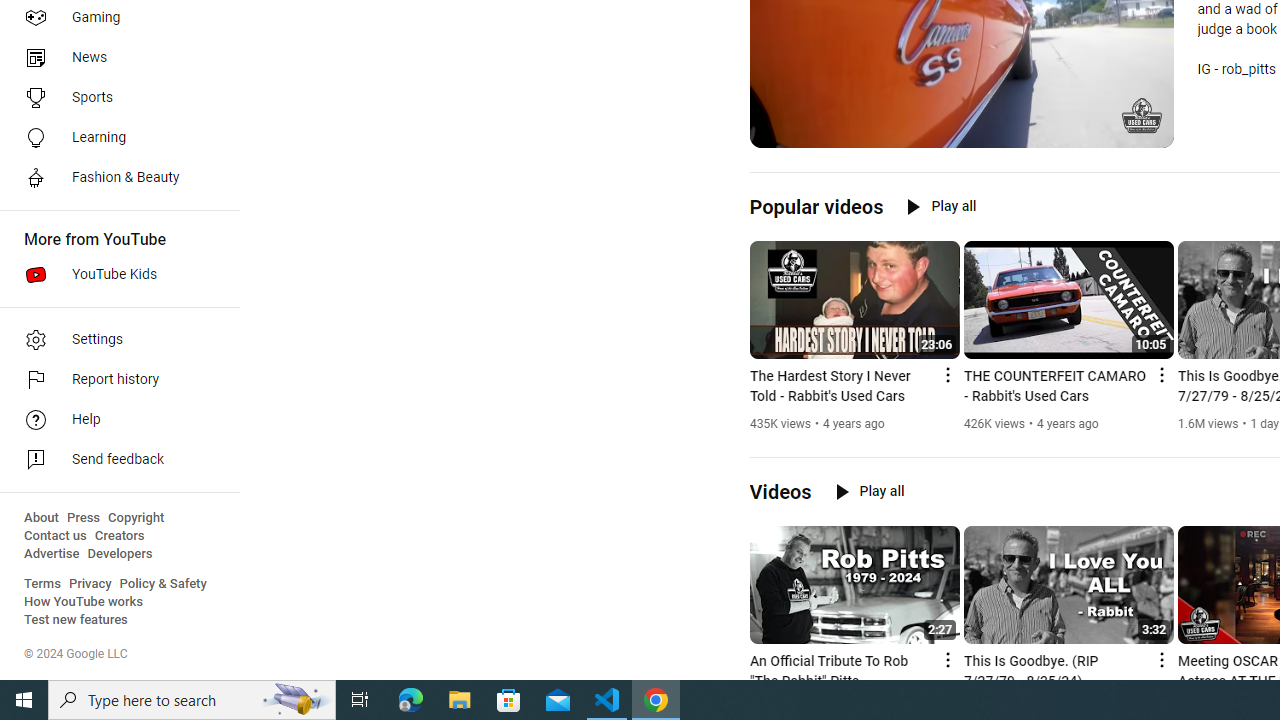 The image size is (1280, 720). Describe the element at coordinates (82, 601) in the screenshot. I see `'How YouTube works'` at that location.